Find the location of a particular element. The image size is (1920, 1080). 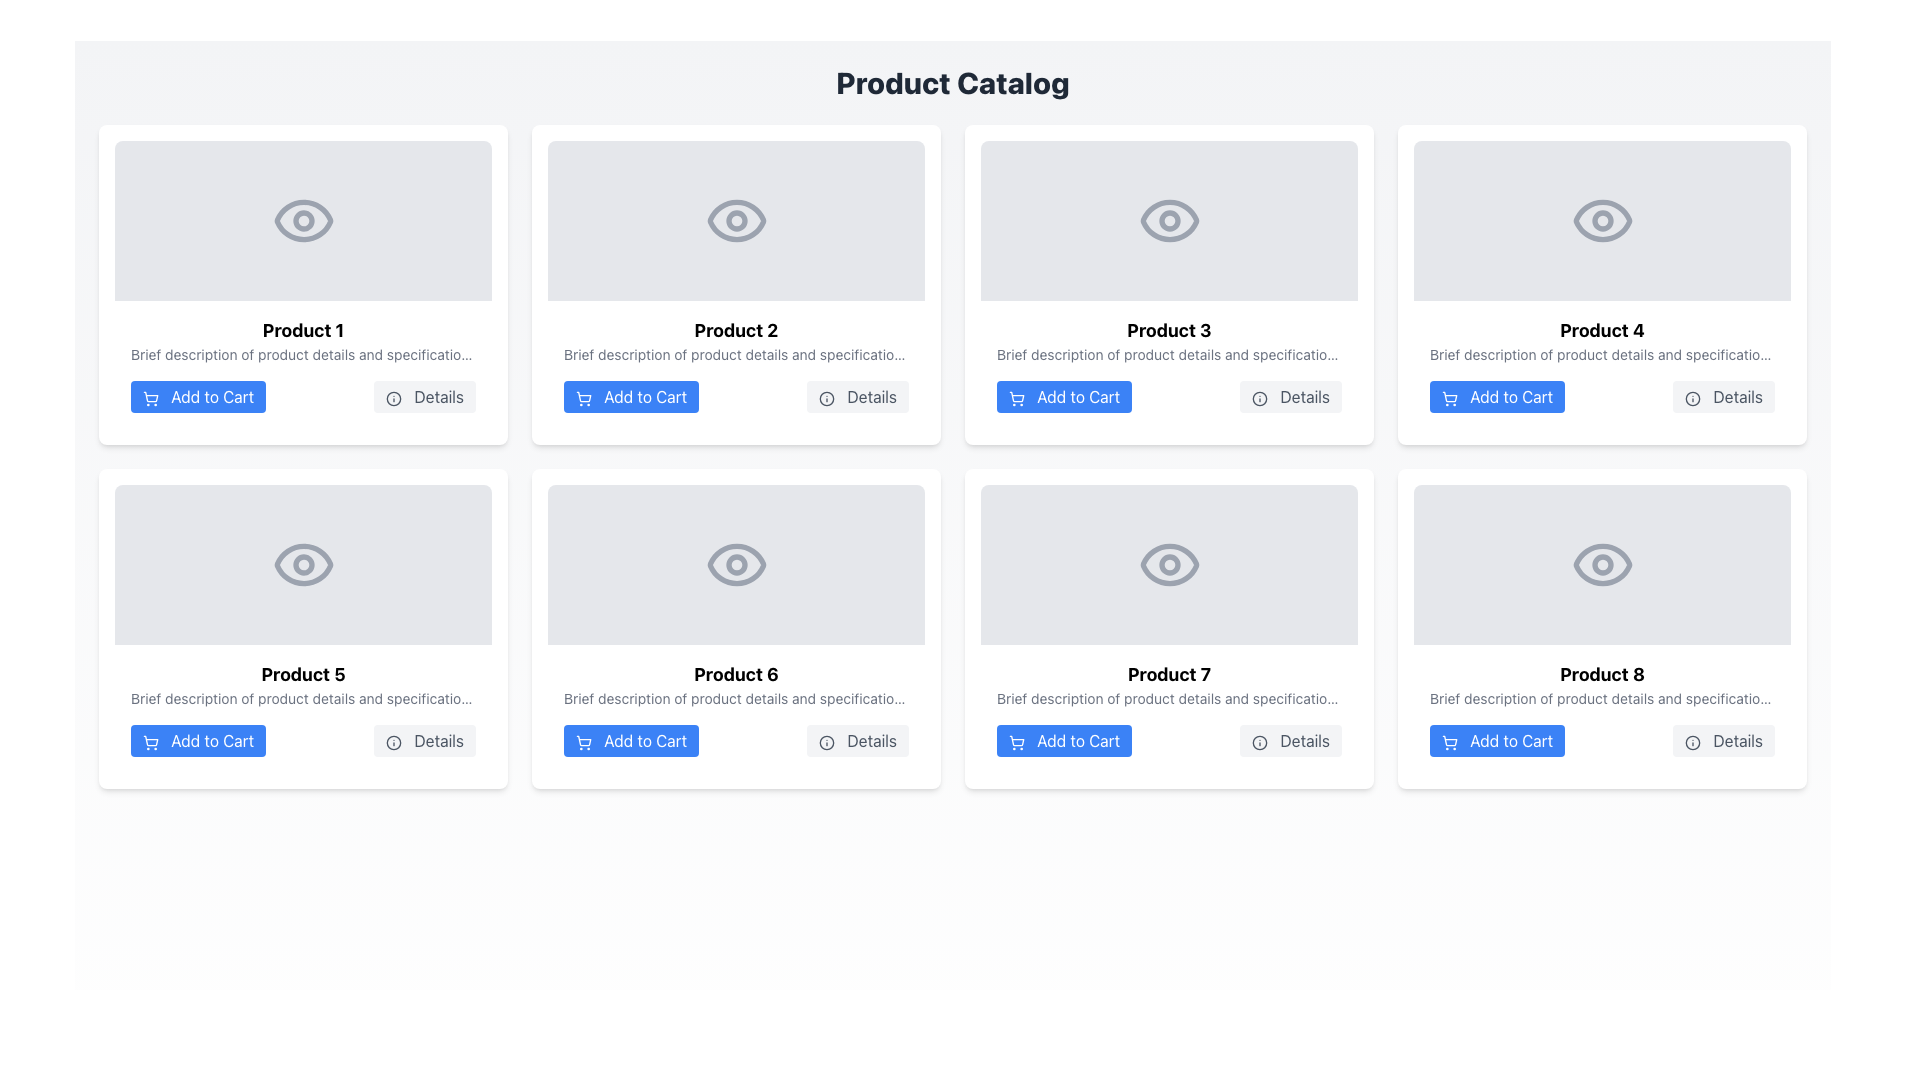

the Decorative SVG shape of the eye icon located in the third product card from the left, positioned above the text 'Product 3' is located at coordinates (1169, 220).